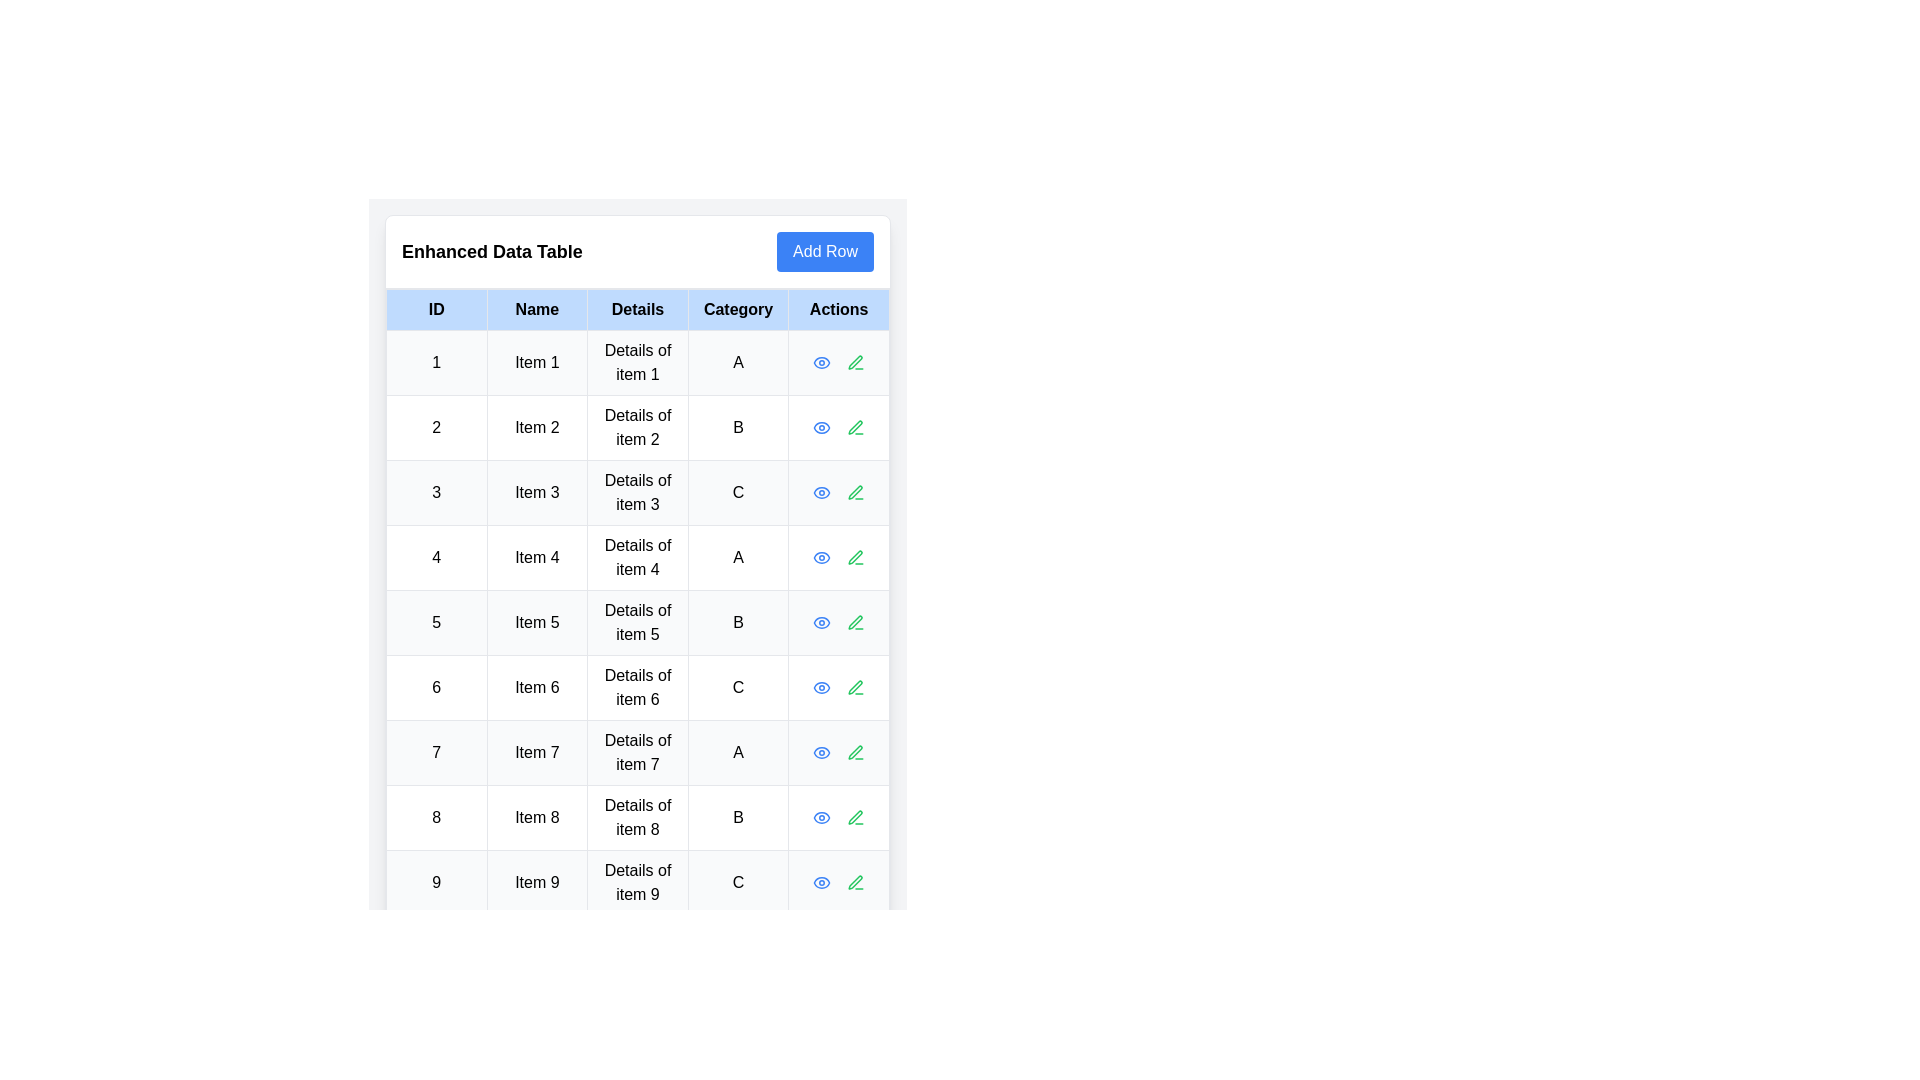  What do you see at coordinates (537, 817) in the screenshot?
I see `the Text display cell that displays 'Item 8' in the second column of the table layout` at bounding box center [537, 817].